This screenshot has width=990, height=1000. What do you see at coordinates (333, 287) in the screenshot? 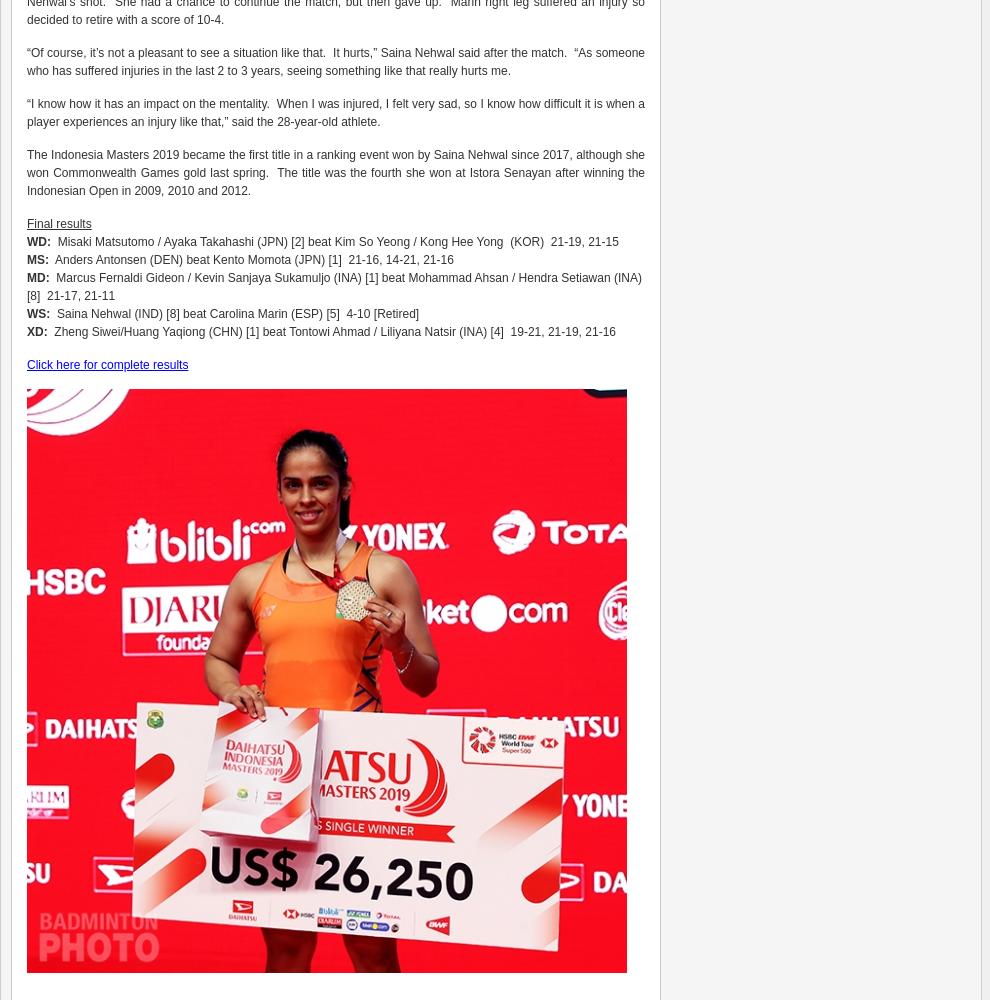
I see `'Marcus Fernaldi Gideon / Kevin Sanjaya Sukamuljo (INA) [1] beat Mohammad Ahsan / Hendra Setiawan (INA) [8]  21-17, 21-11'` at bounding box center [333, 287].